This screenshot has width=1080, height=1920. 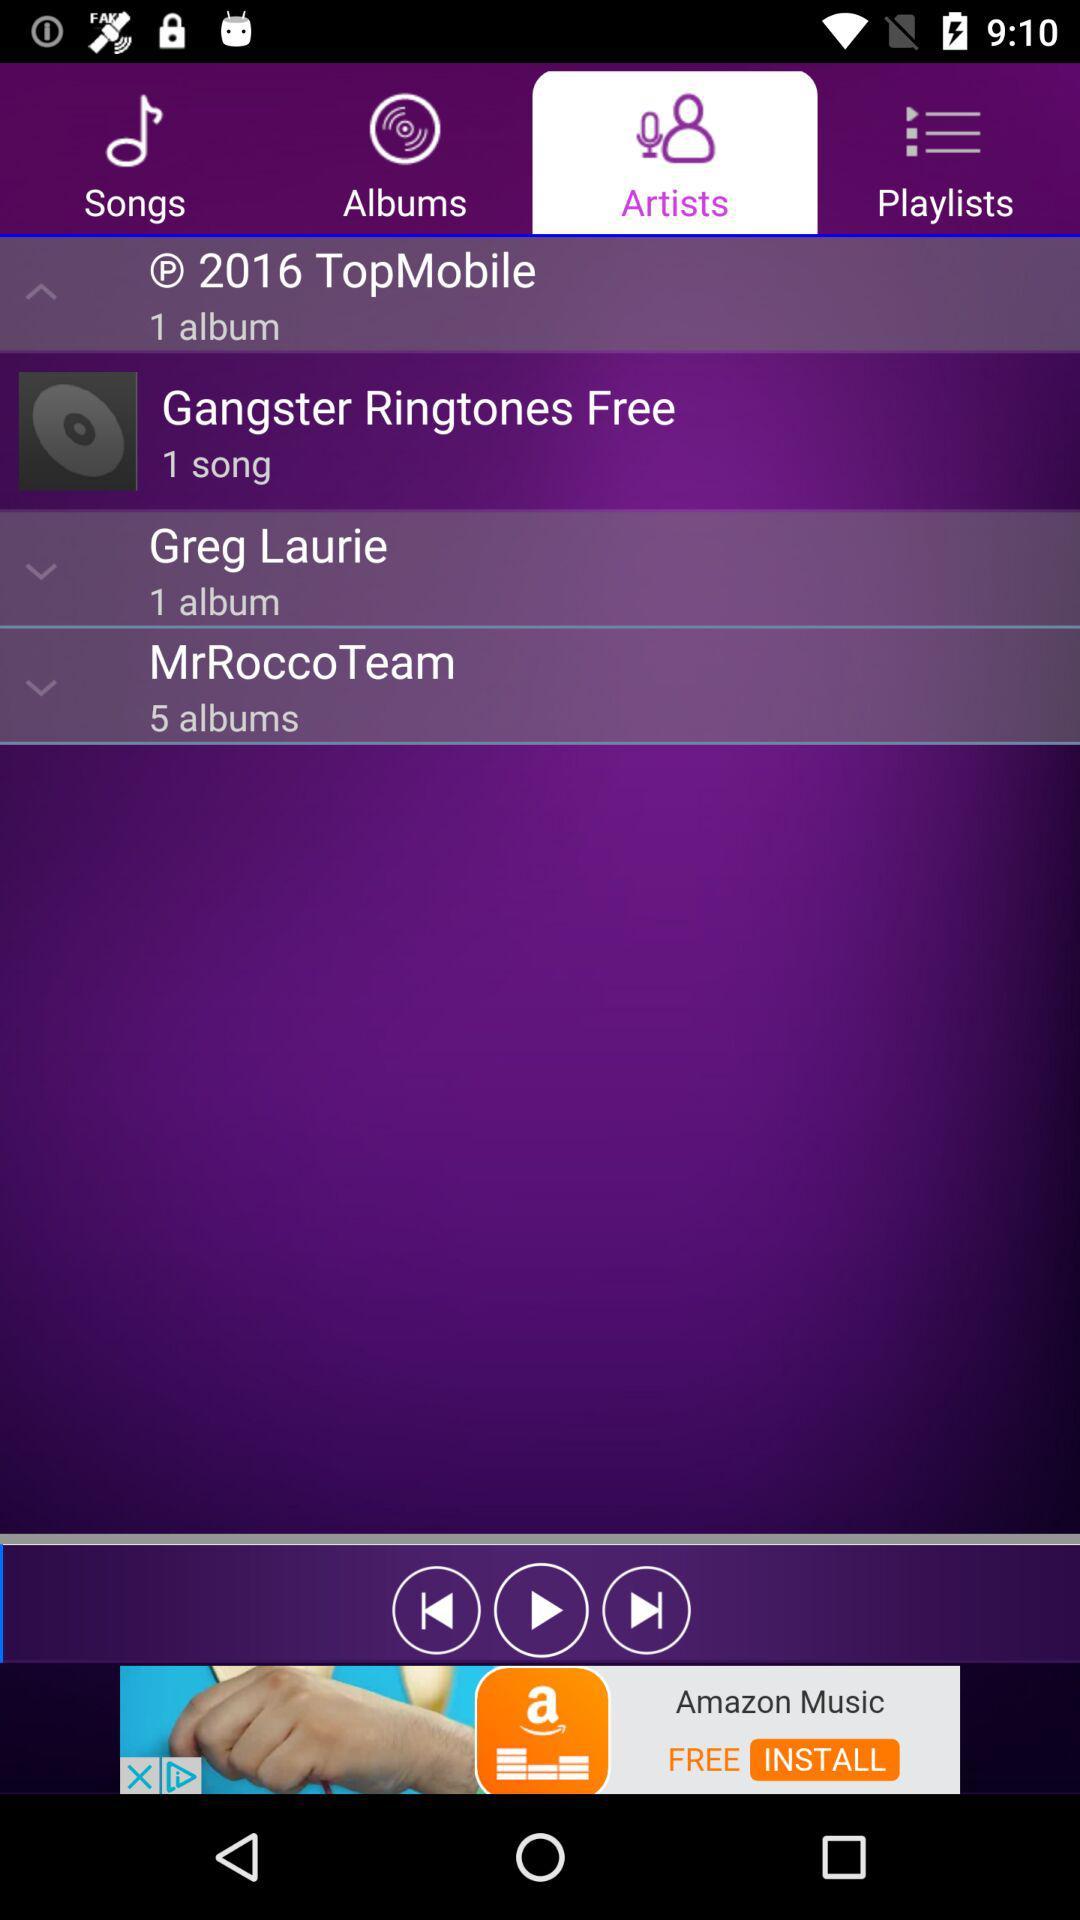 I want to click on play, so click(x=541, y=1610).